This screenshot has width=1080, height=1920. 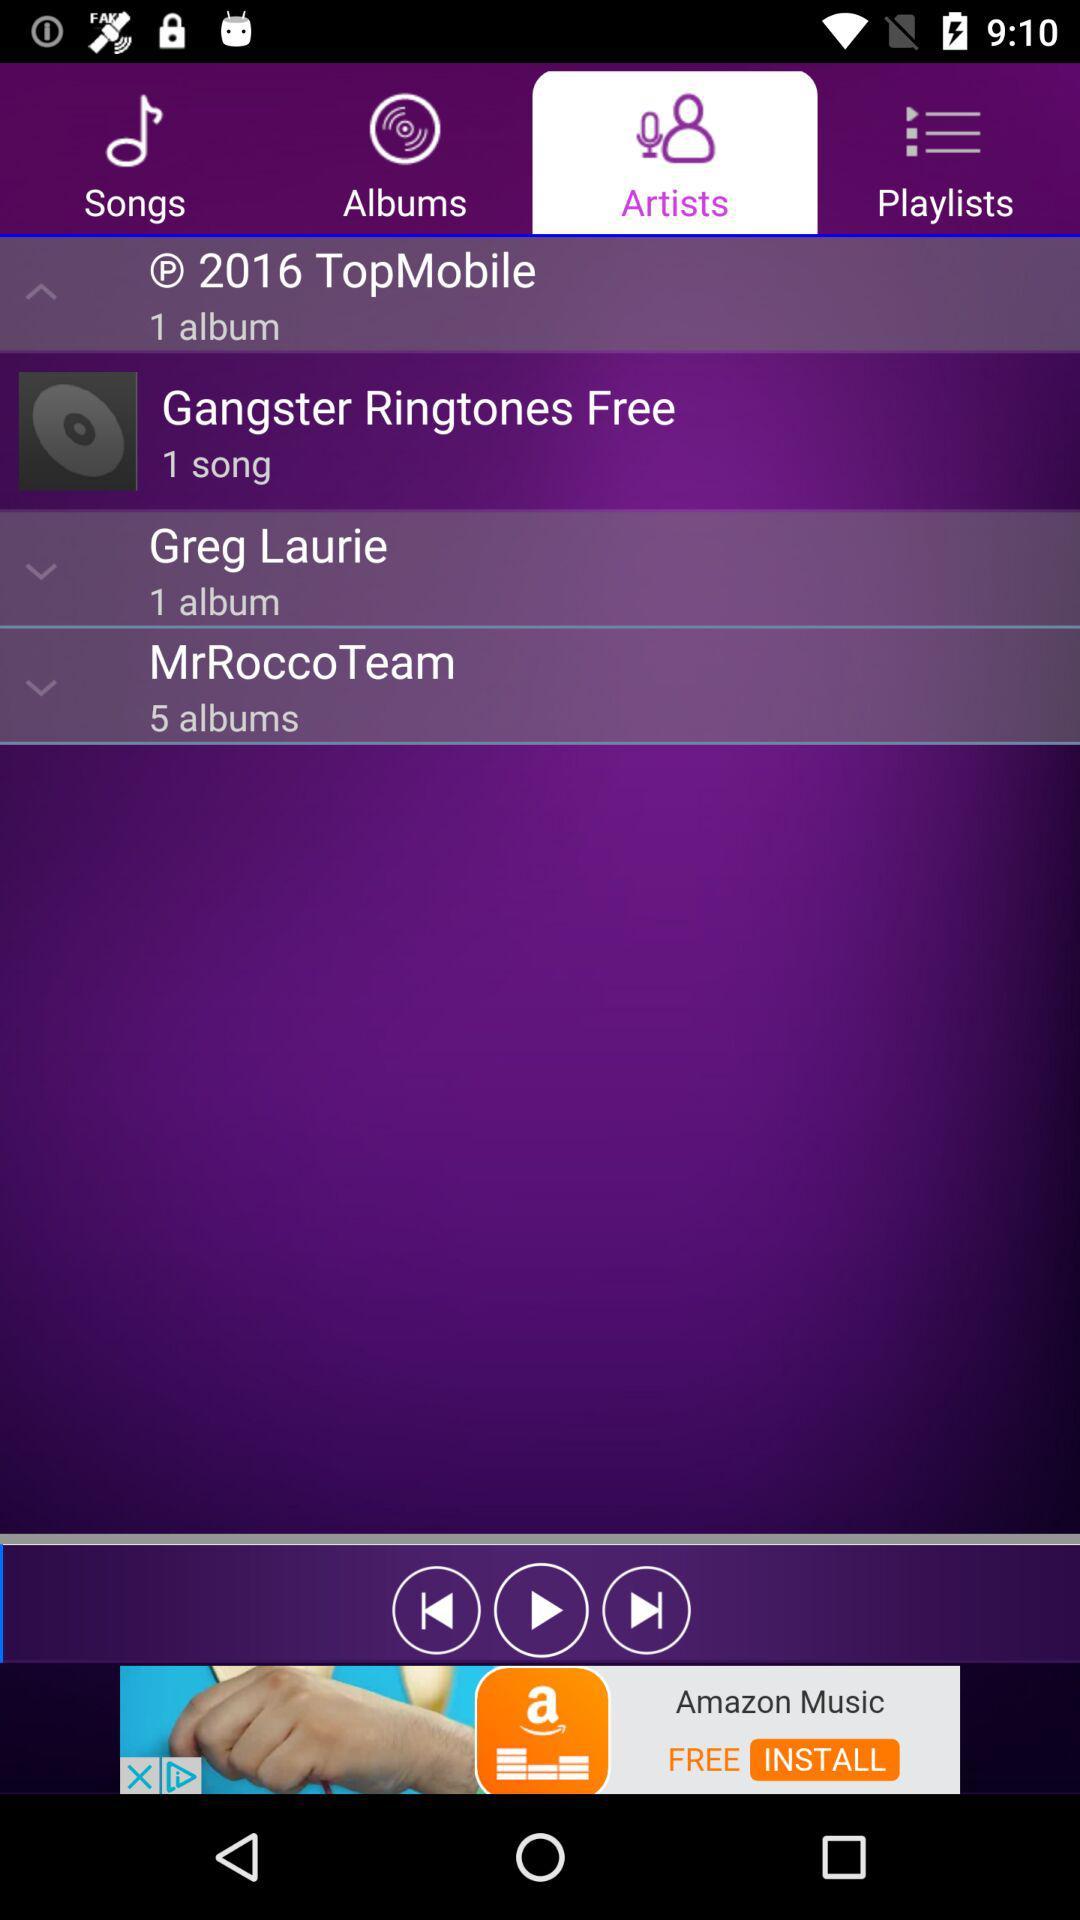 I want to click on play, so click(x=541, y=1610).